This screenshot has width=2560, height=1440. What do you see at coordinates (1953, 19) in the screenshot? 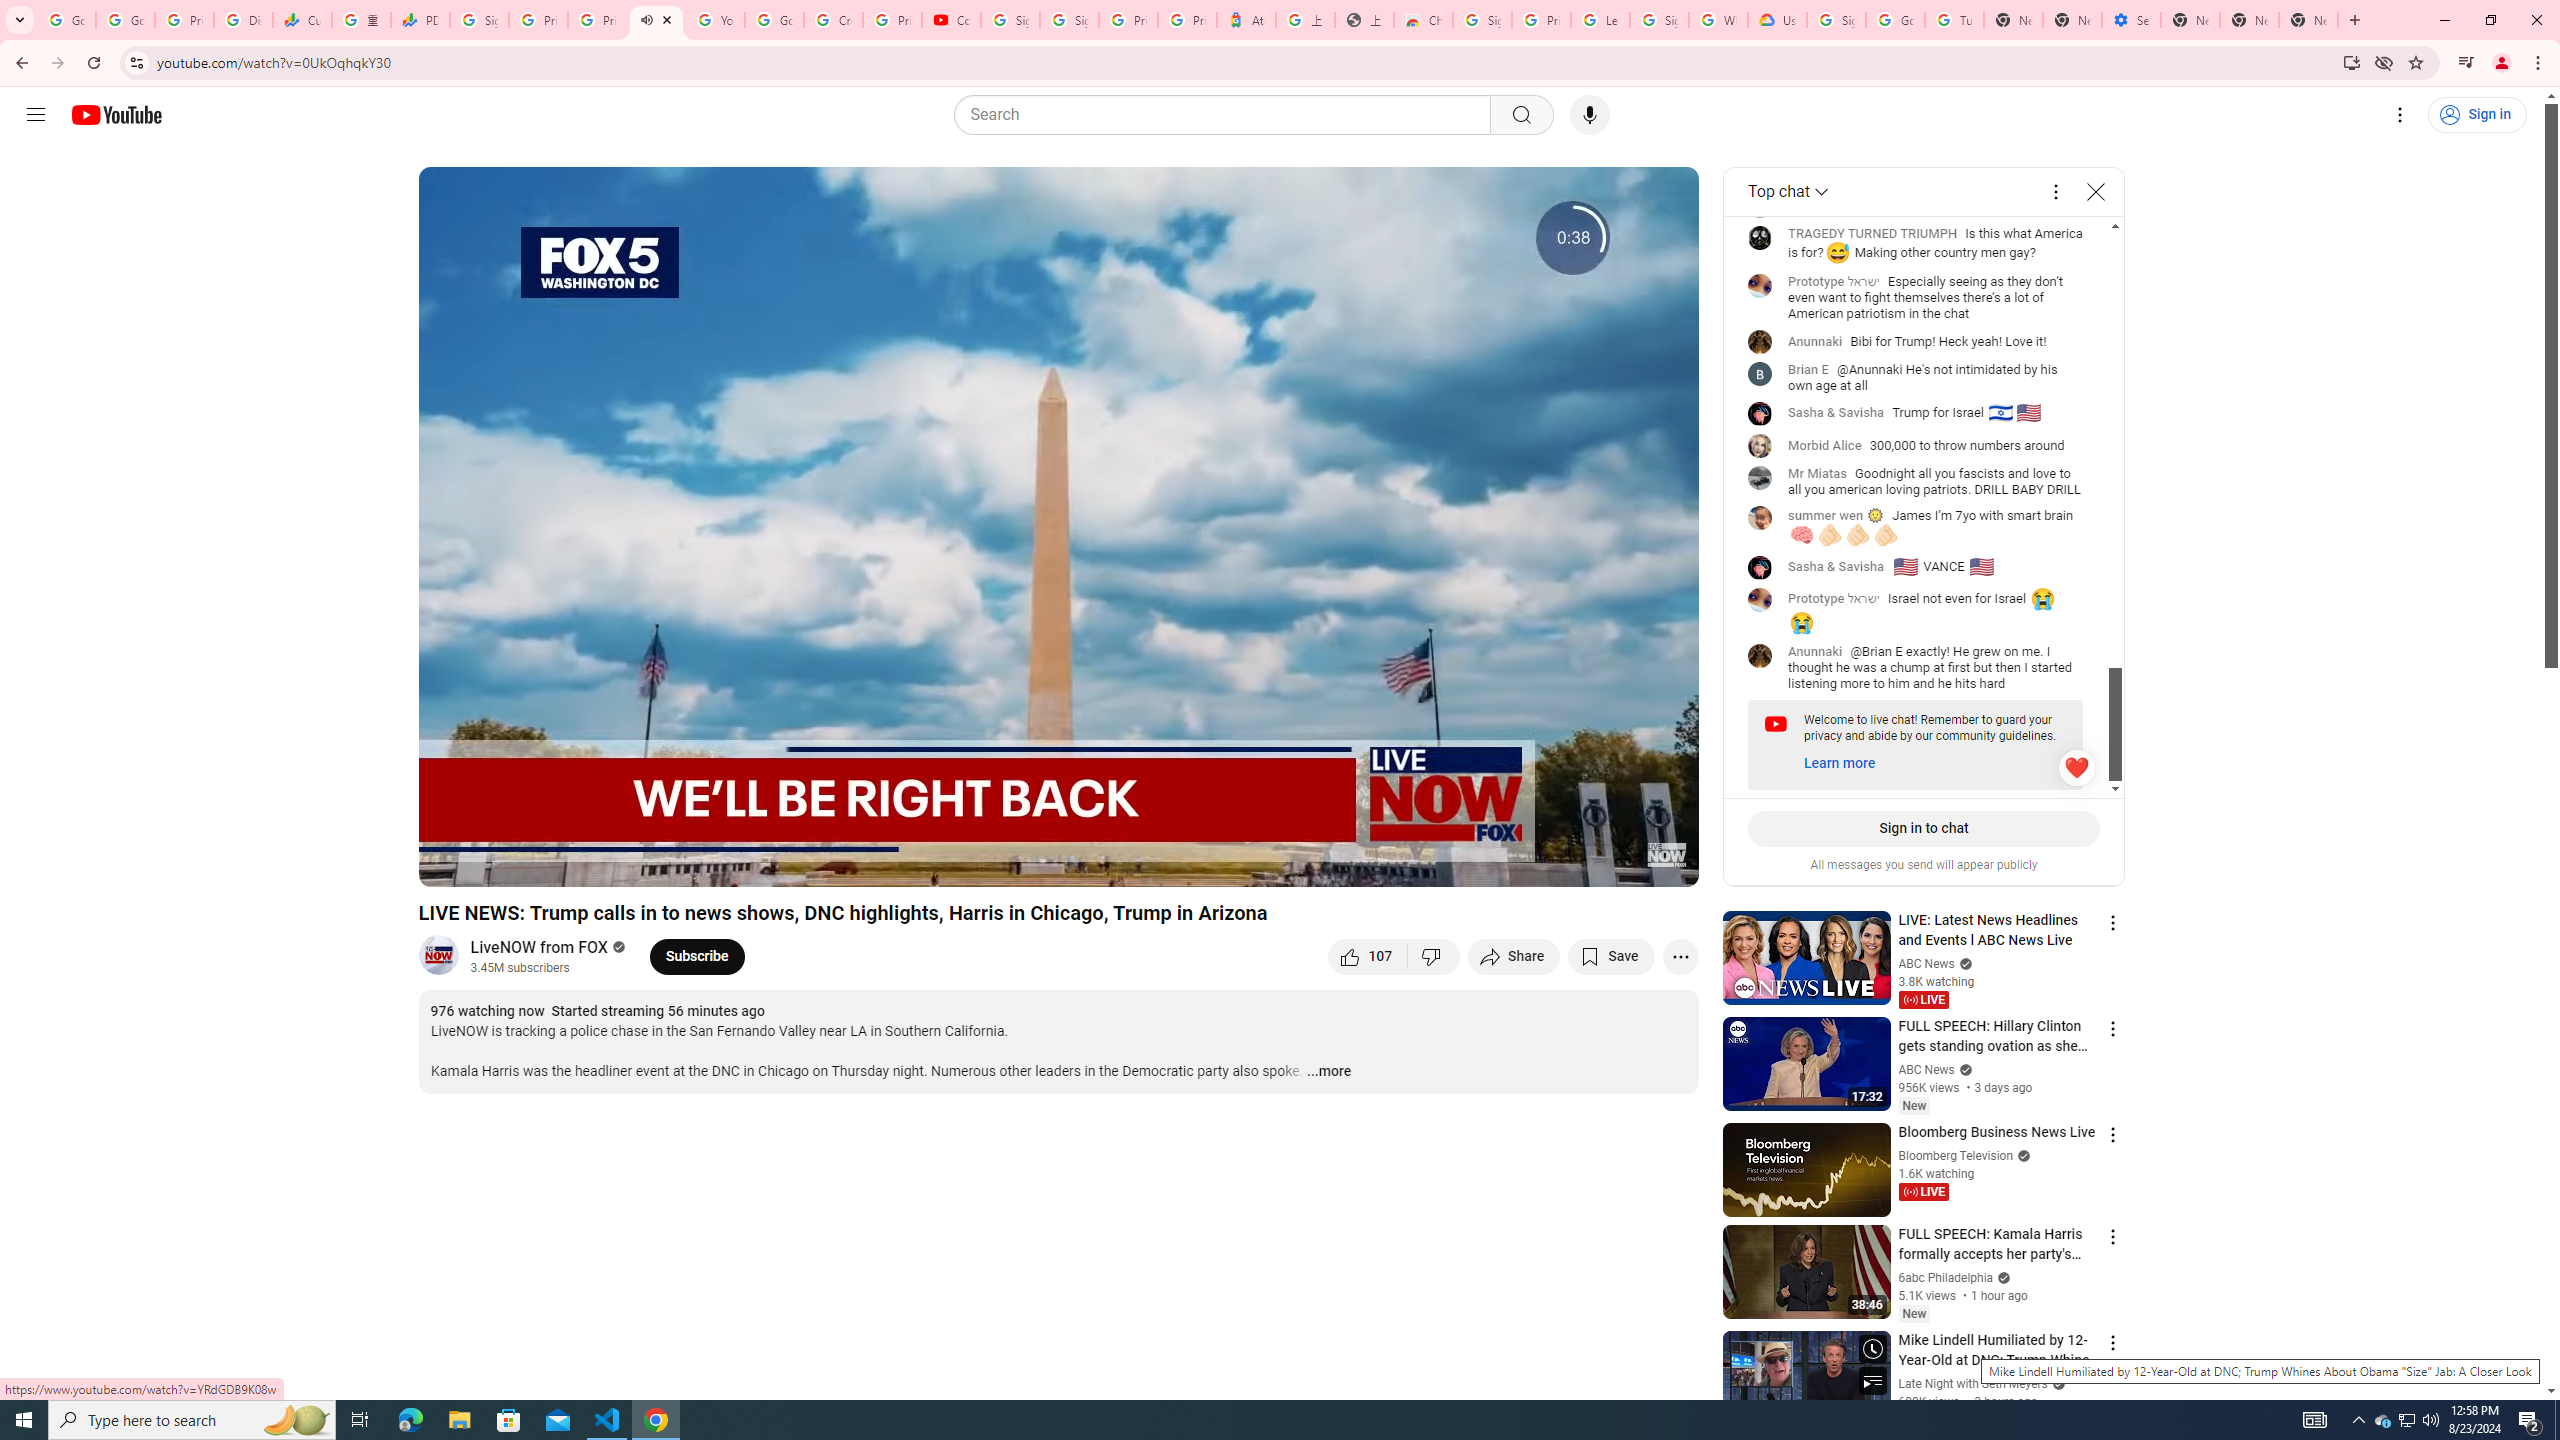
I see `'Turn cookies on or off - Computer - Google Account Help'` at bounding box center [1953, 19].